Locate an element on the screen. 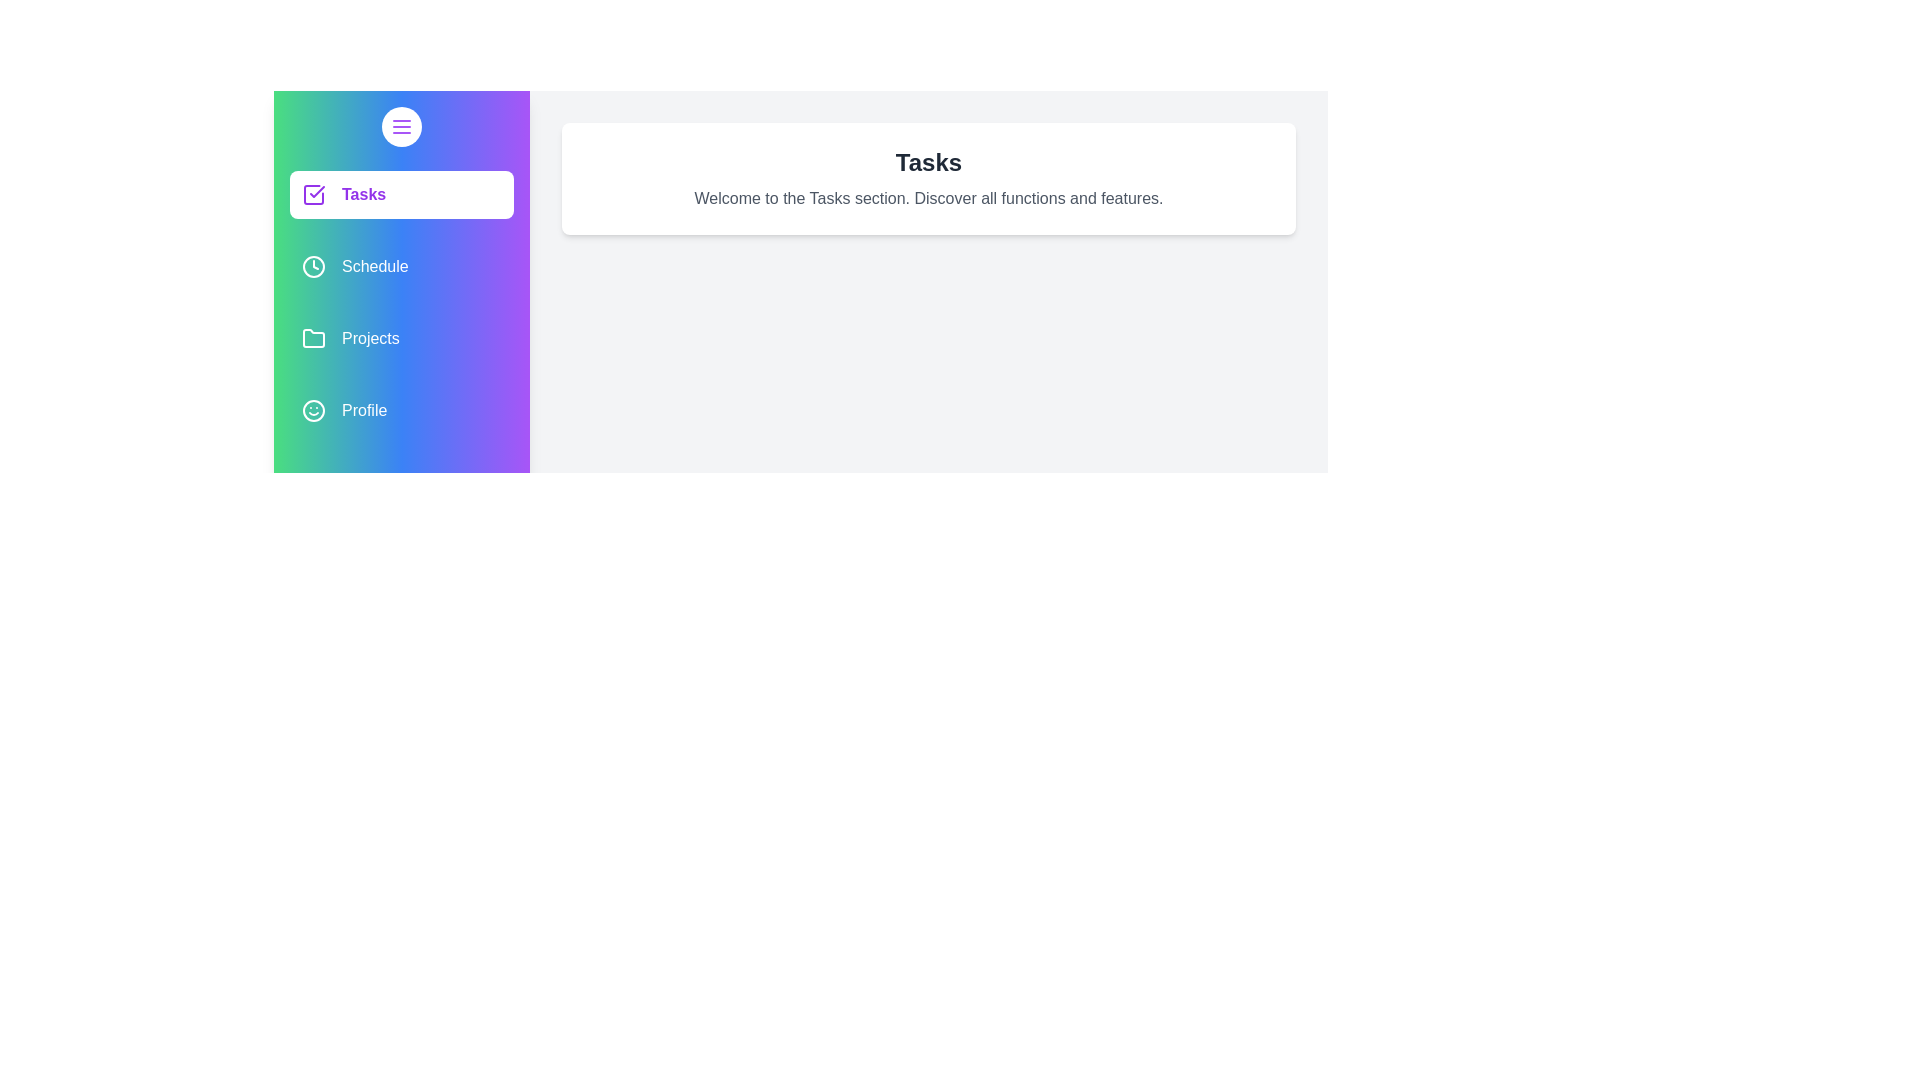 This screenshot has height=1080, width=1920. the Projects section by clicking on its corresponding item in the list is located at coordinates (401, 338).